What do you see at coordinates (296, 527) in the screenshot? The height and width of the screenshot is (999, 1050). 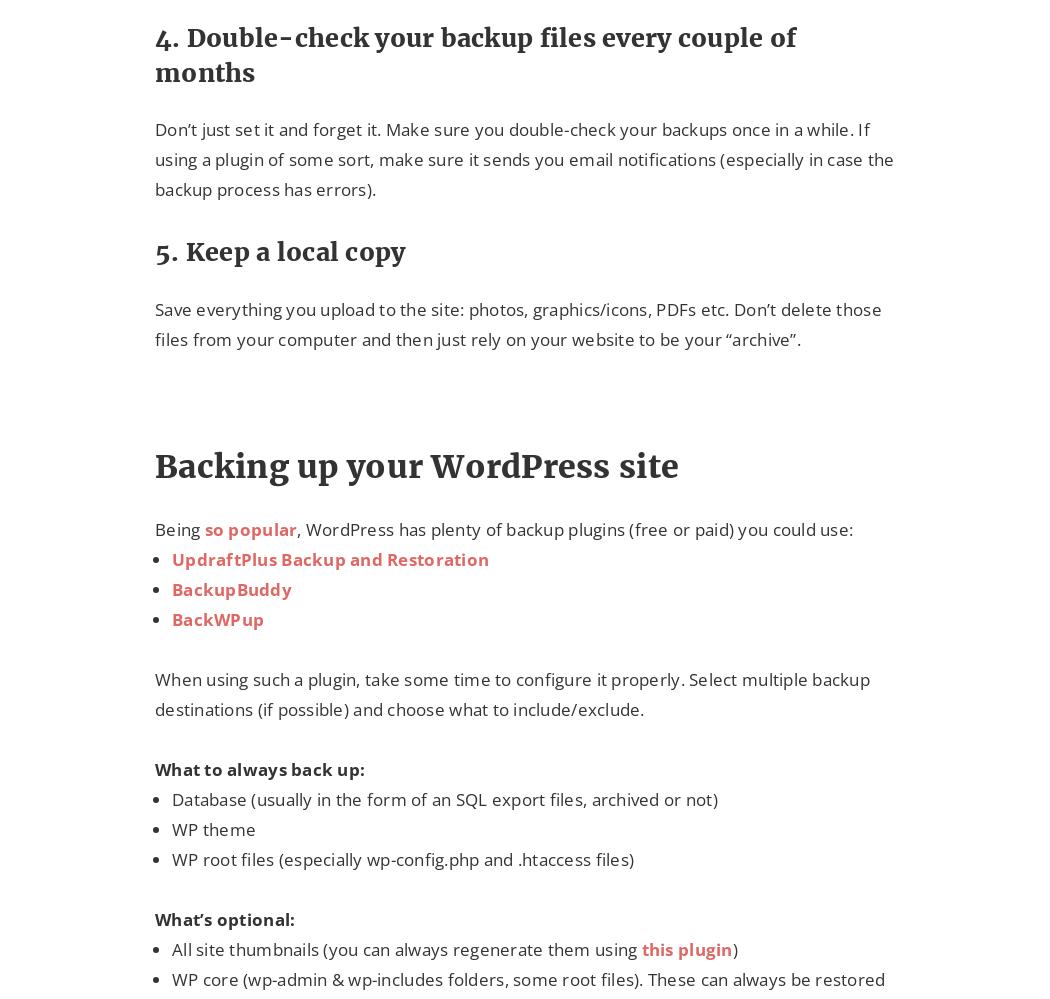 I see `', WordPress has plenty of backup plugins (free or paid) you could use:'` at bounding box center [296, 527].